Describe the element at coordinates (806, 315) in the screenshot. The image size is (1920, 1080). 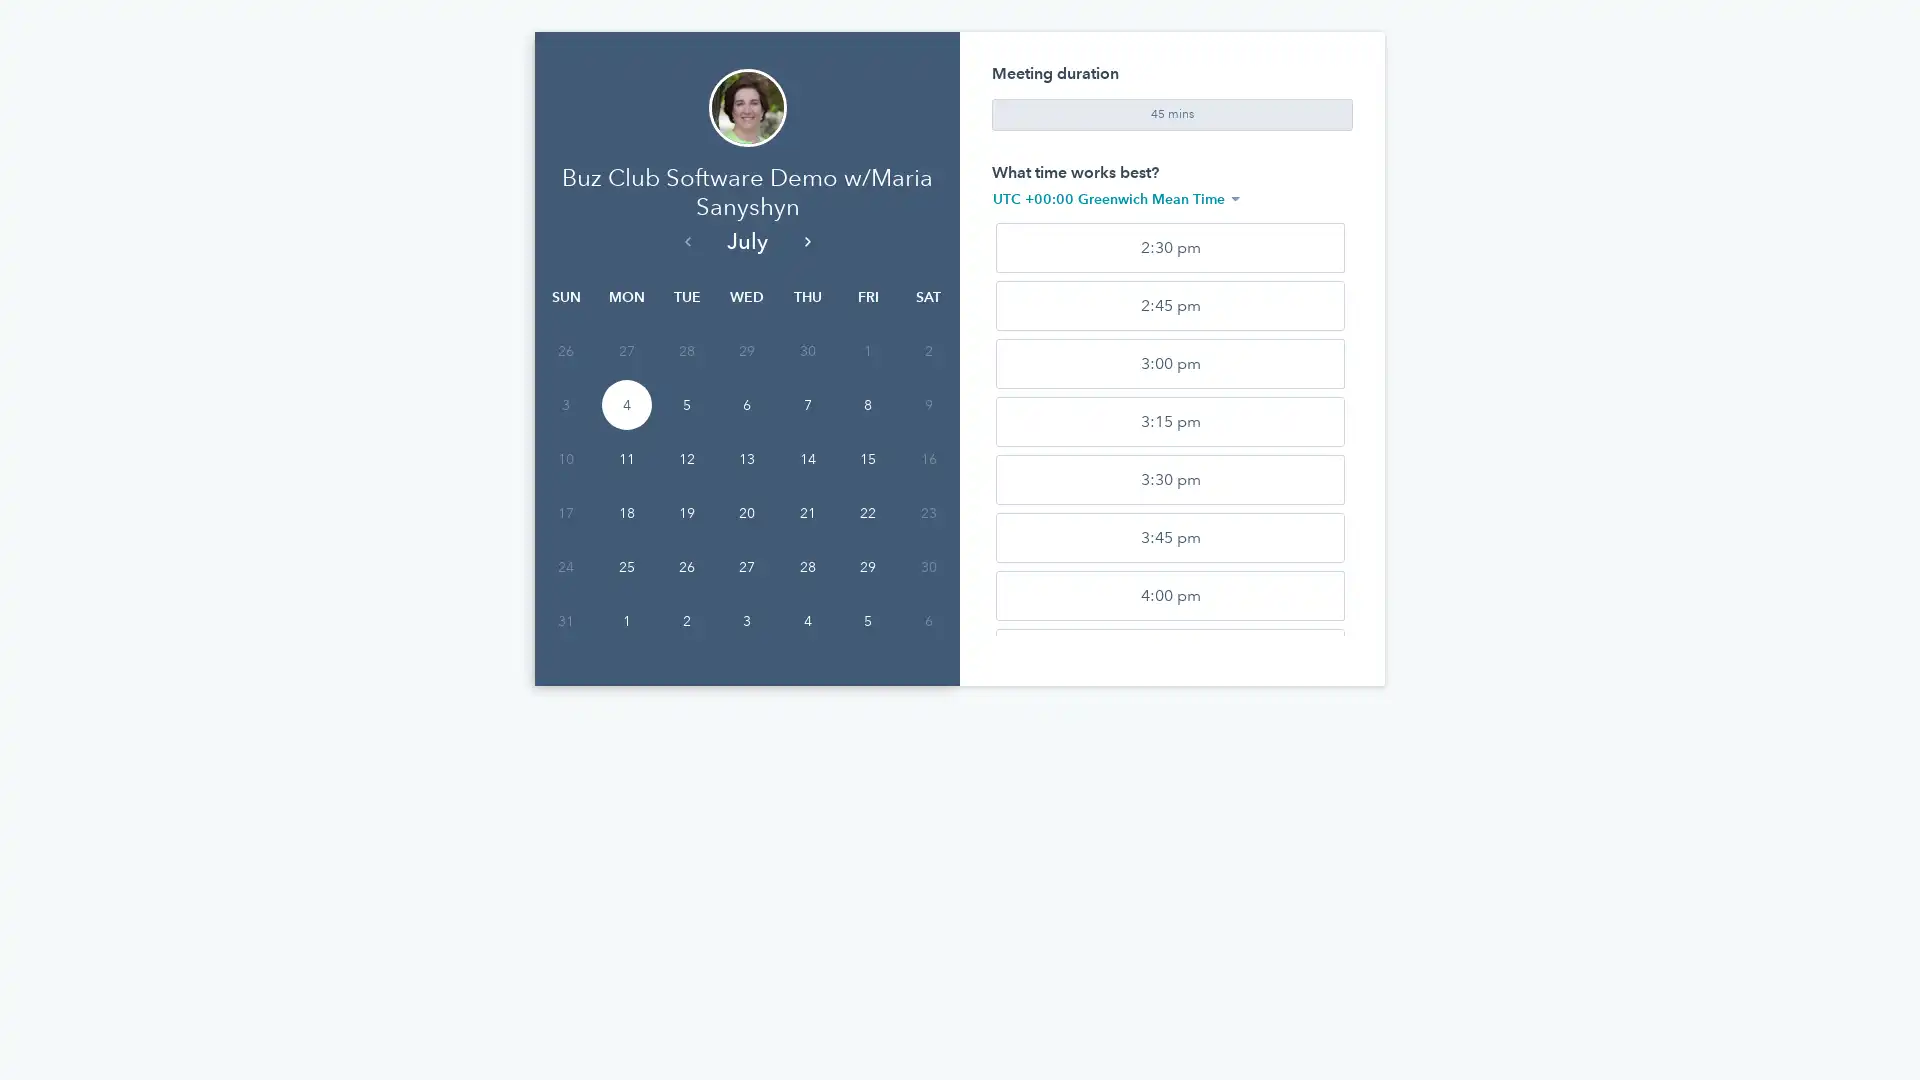
I see `View August` at that location.